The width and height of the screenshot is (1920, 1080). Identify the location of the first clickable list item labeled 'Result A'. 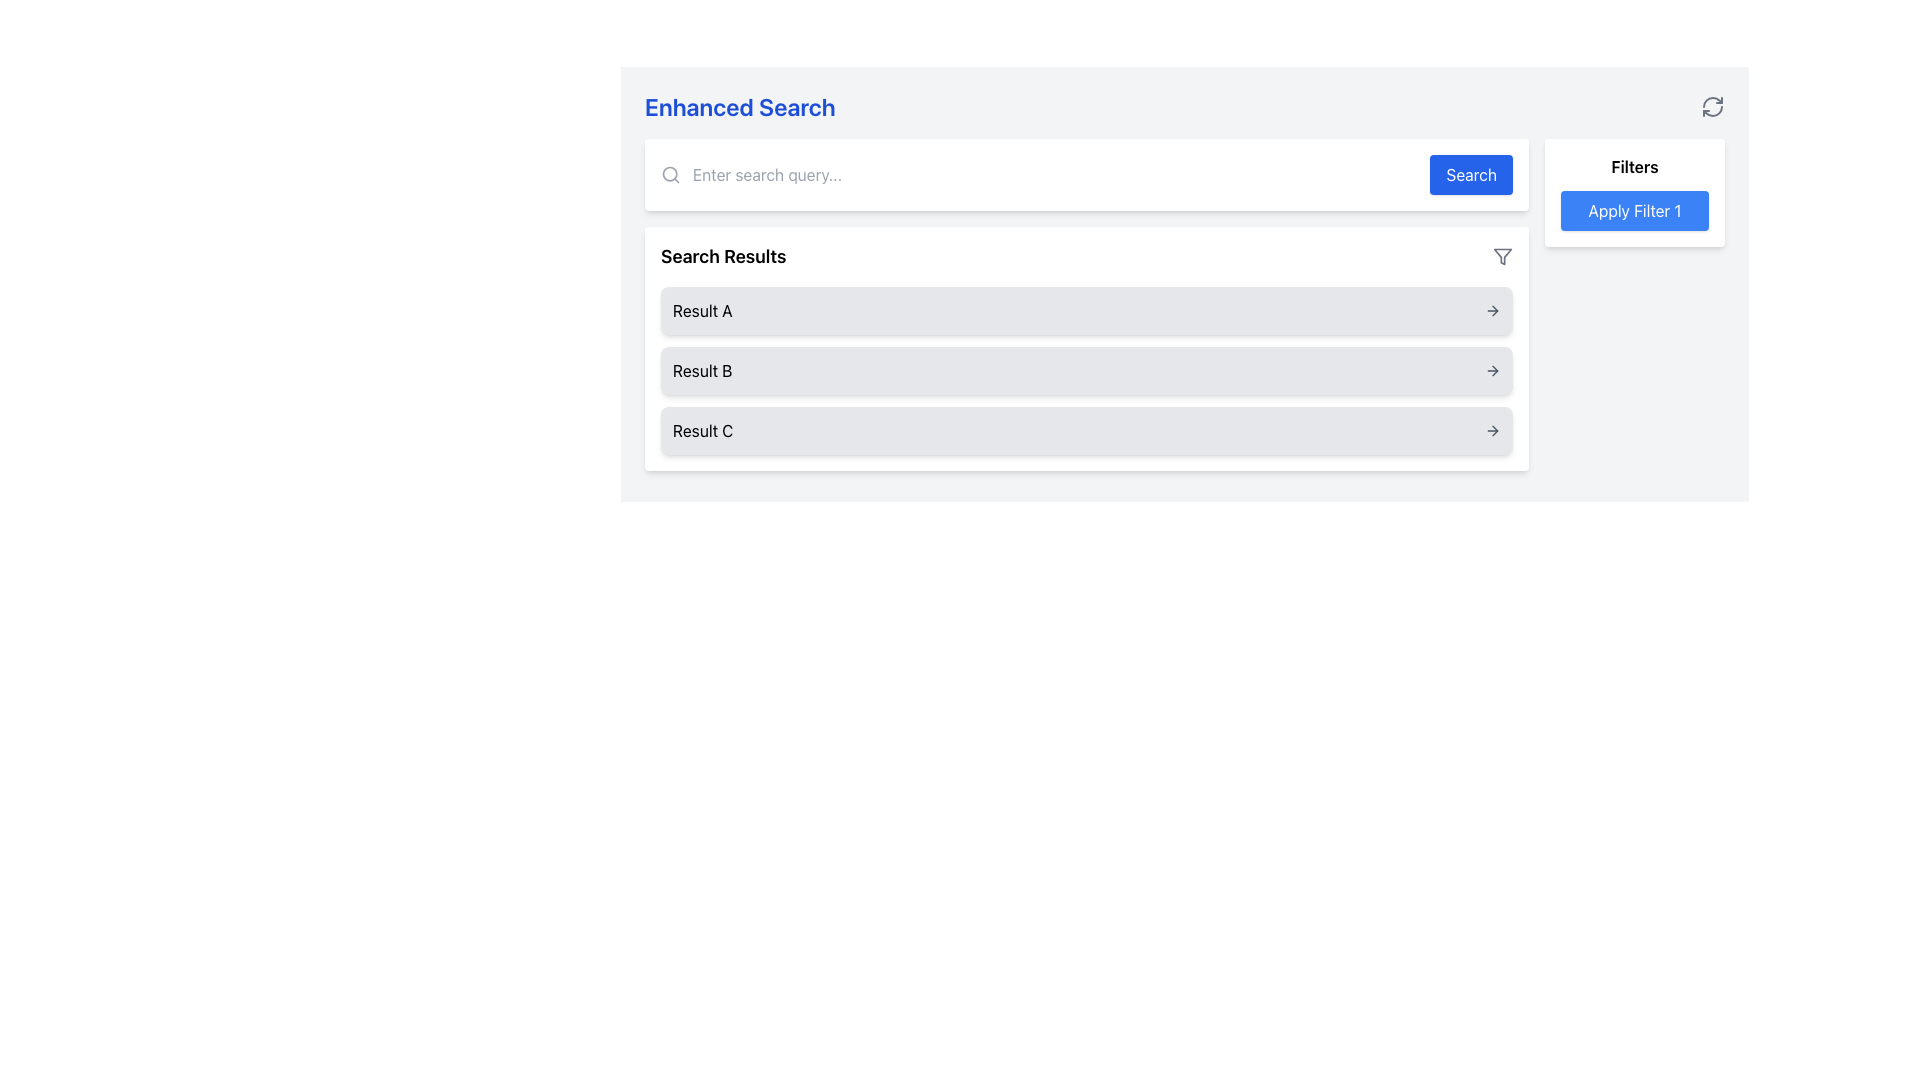
(1085, 311).